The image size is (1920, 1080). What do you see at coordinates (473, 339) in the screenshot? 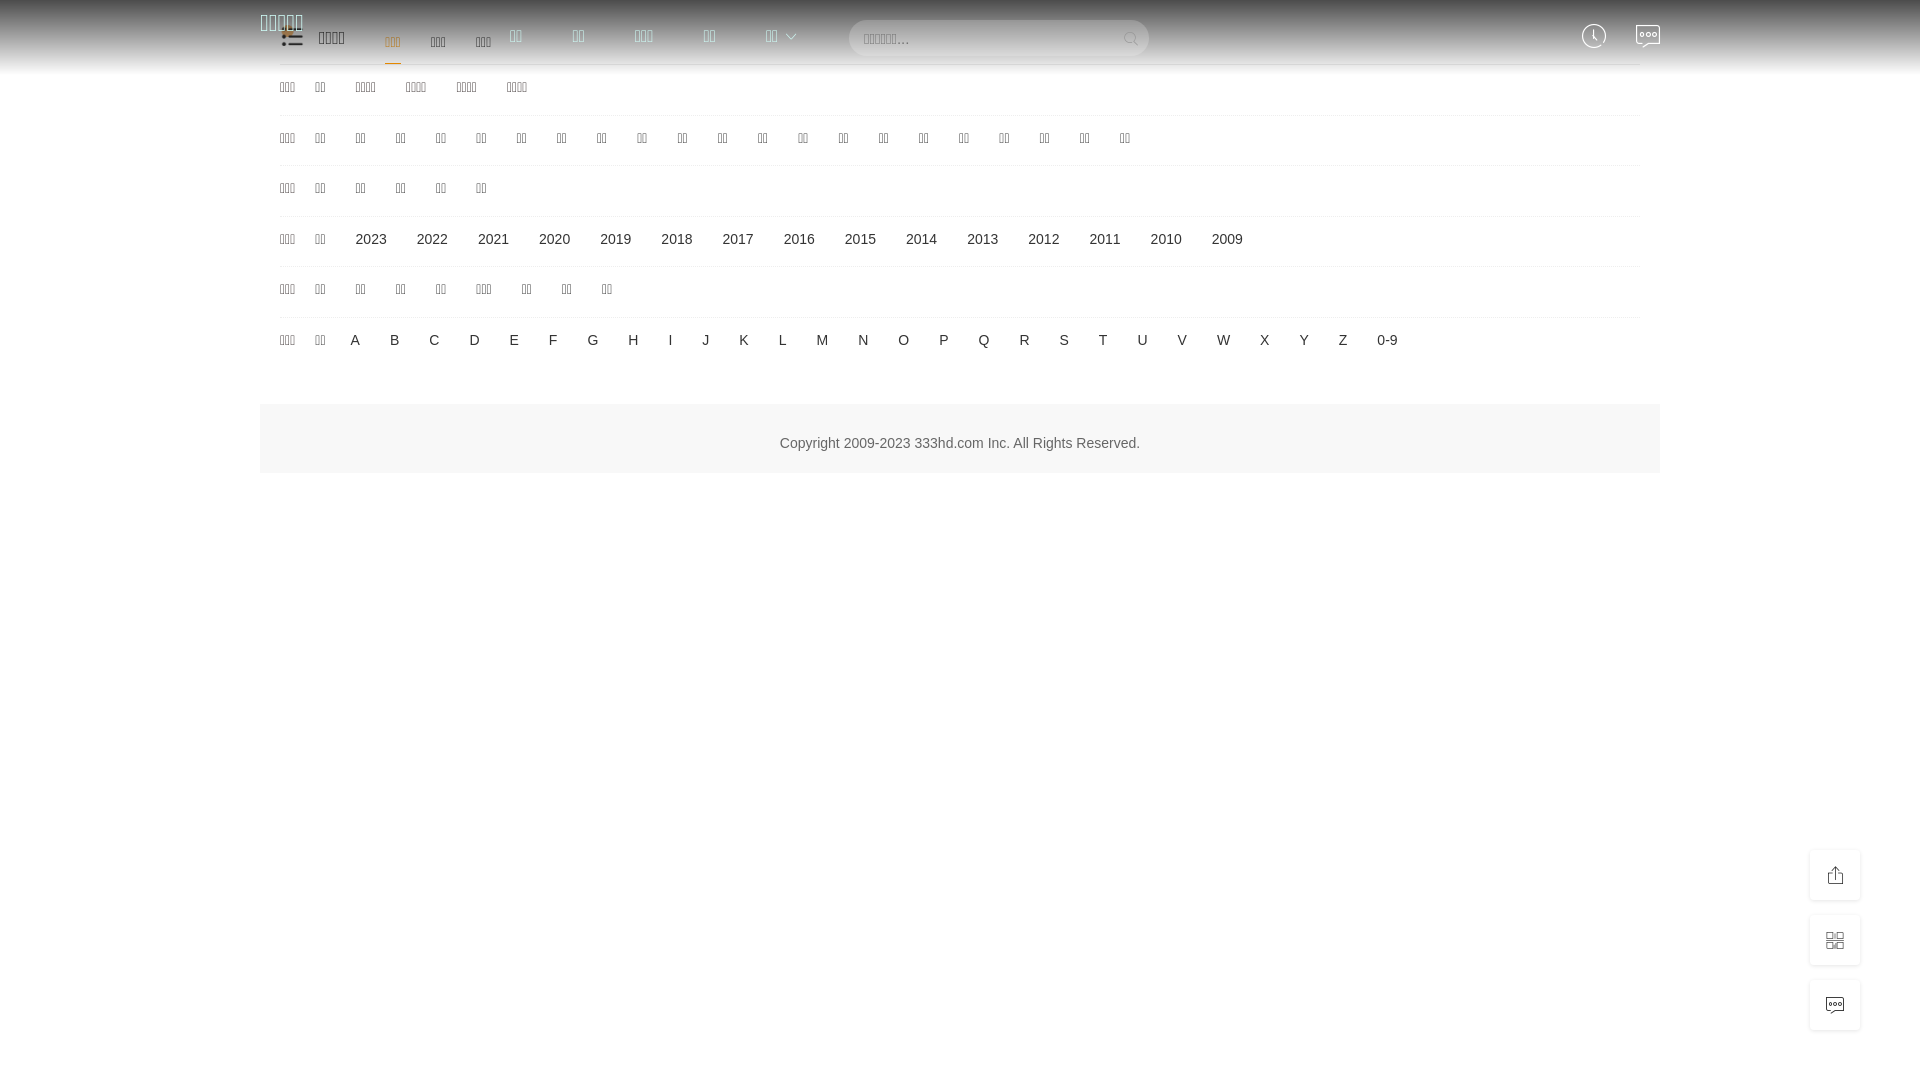
I see `'D'` at bounding box center [473, 339].